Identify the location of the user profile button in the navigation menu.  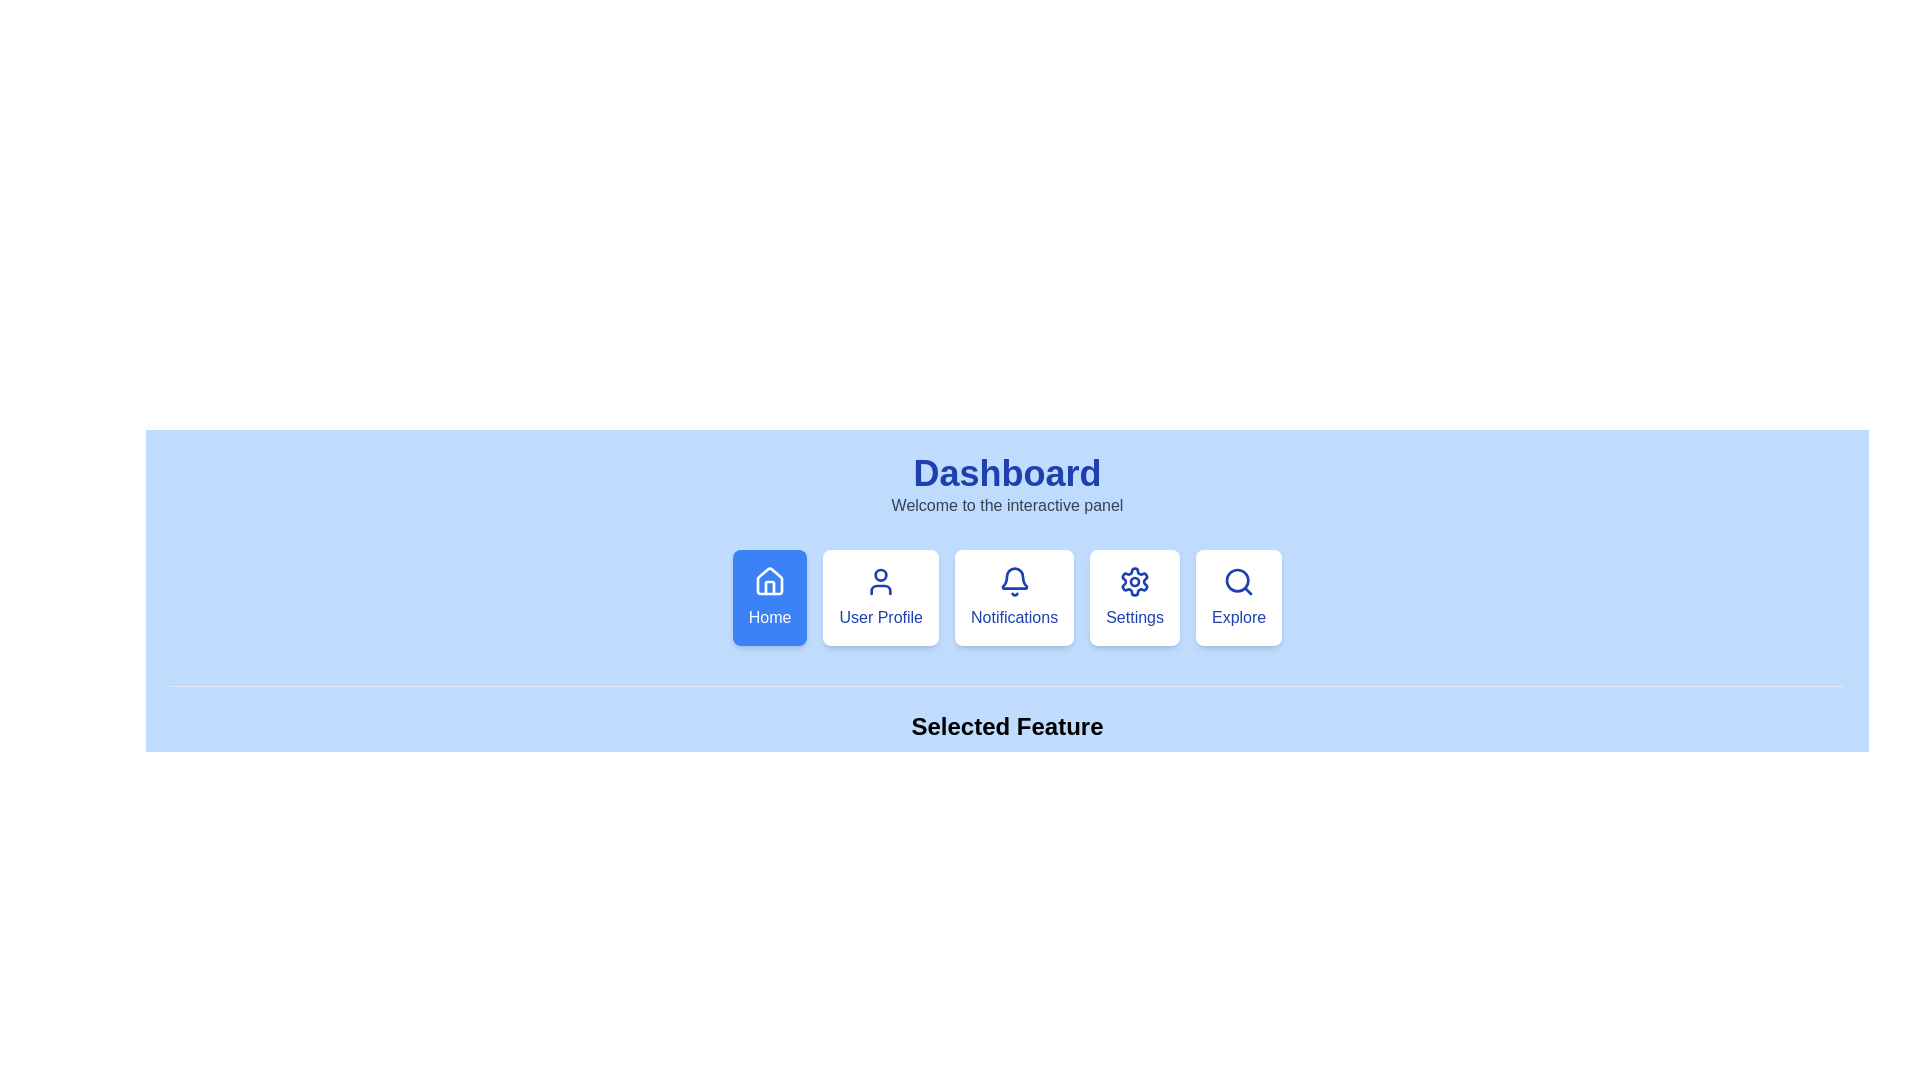
(880, 596).